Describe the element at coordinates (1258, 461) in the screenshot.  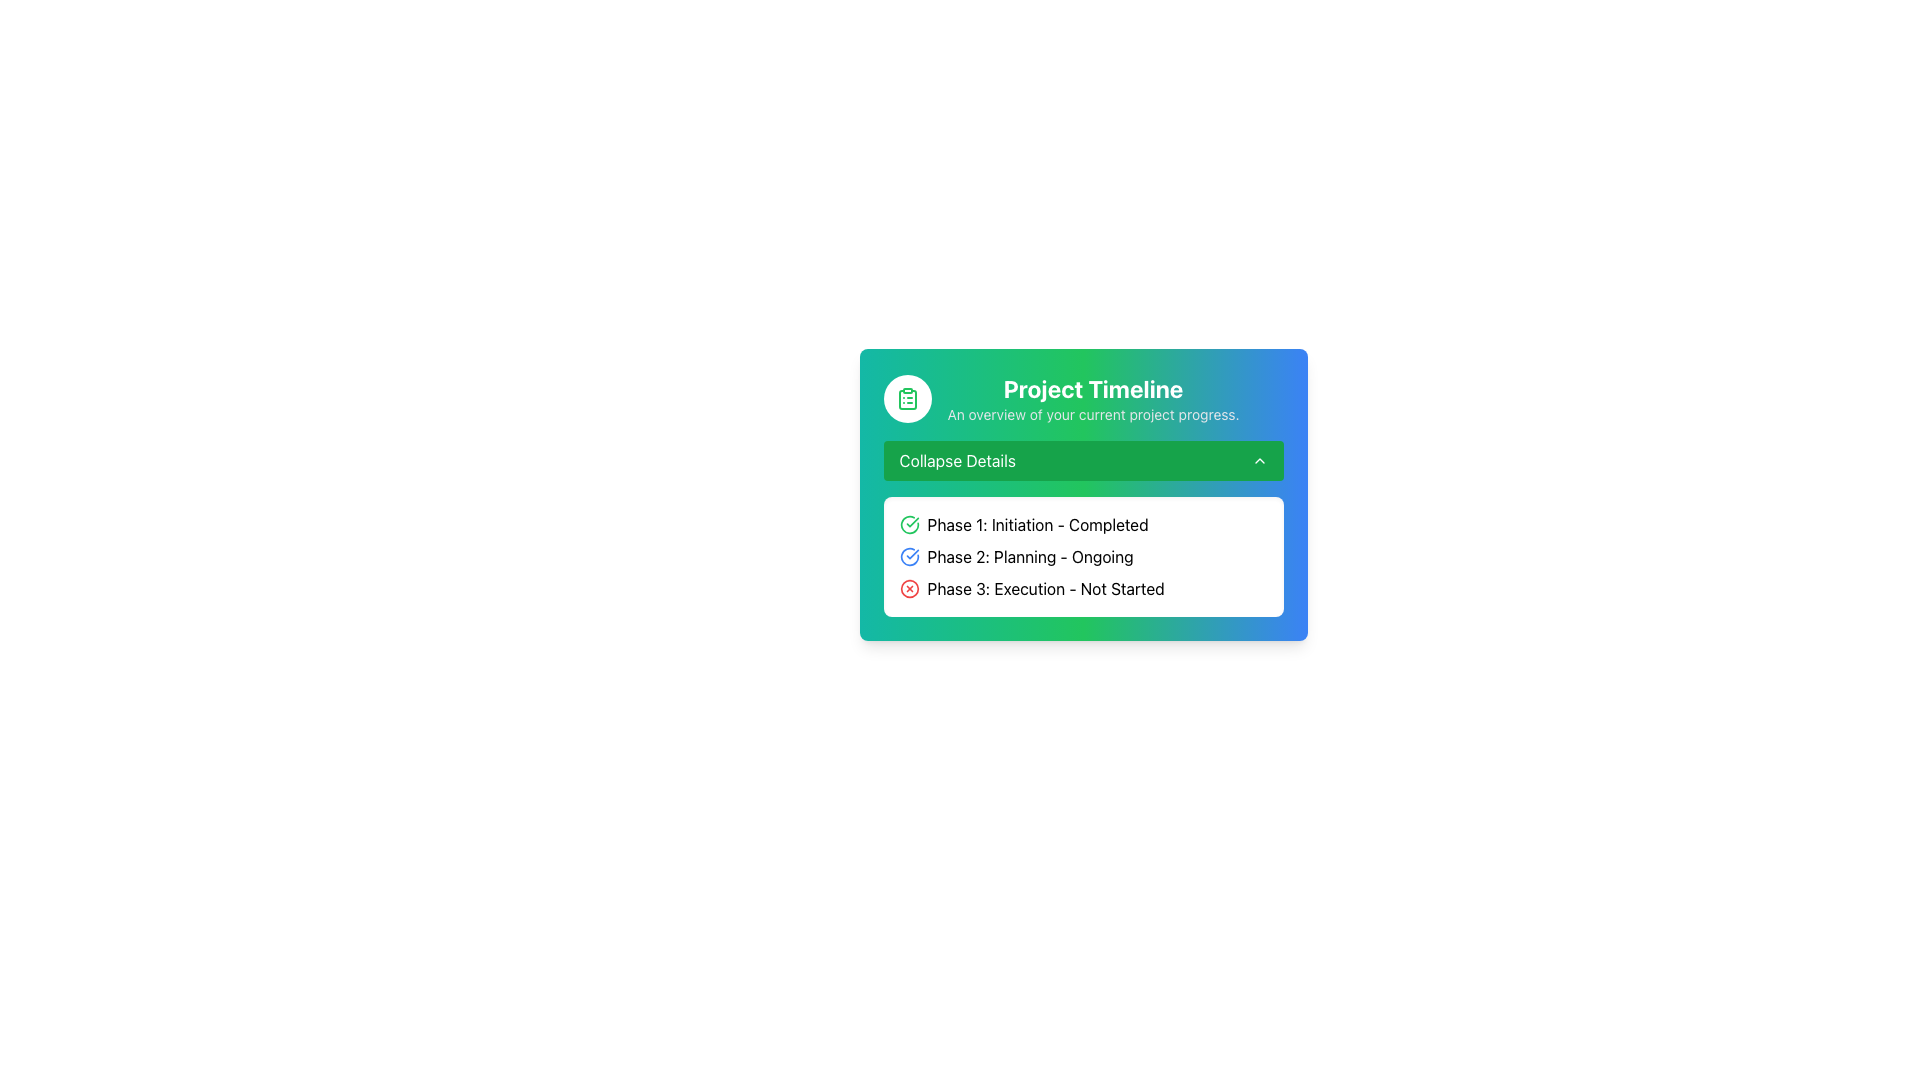
I see `the upward-pointing chevron icon located to the far right of the 'Collapse Details' text` at that location.